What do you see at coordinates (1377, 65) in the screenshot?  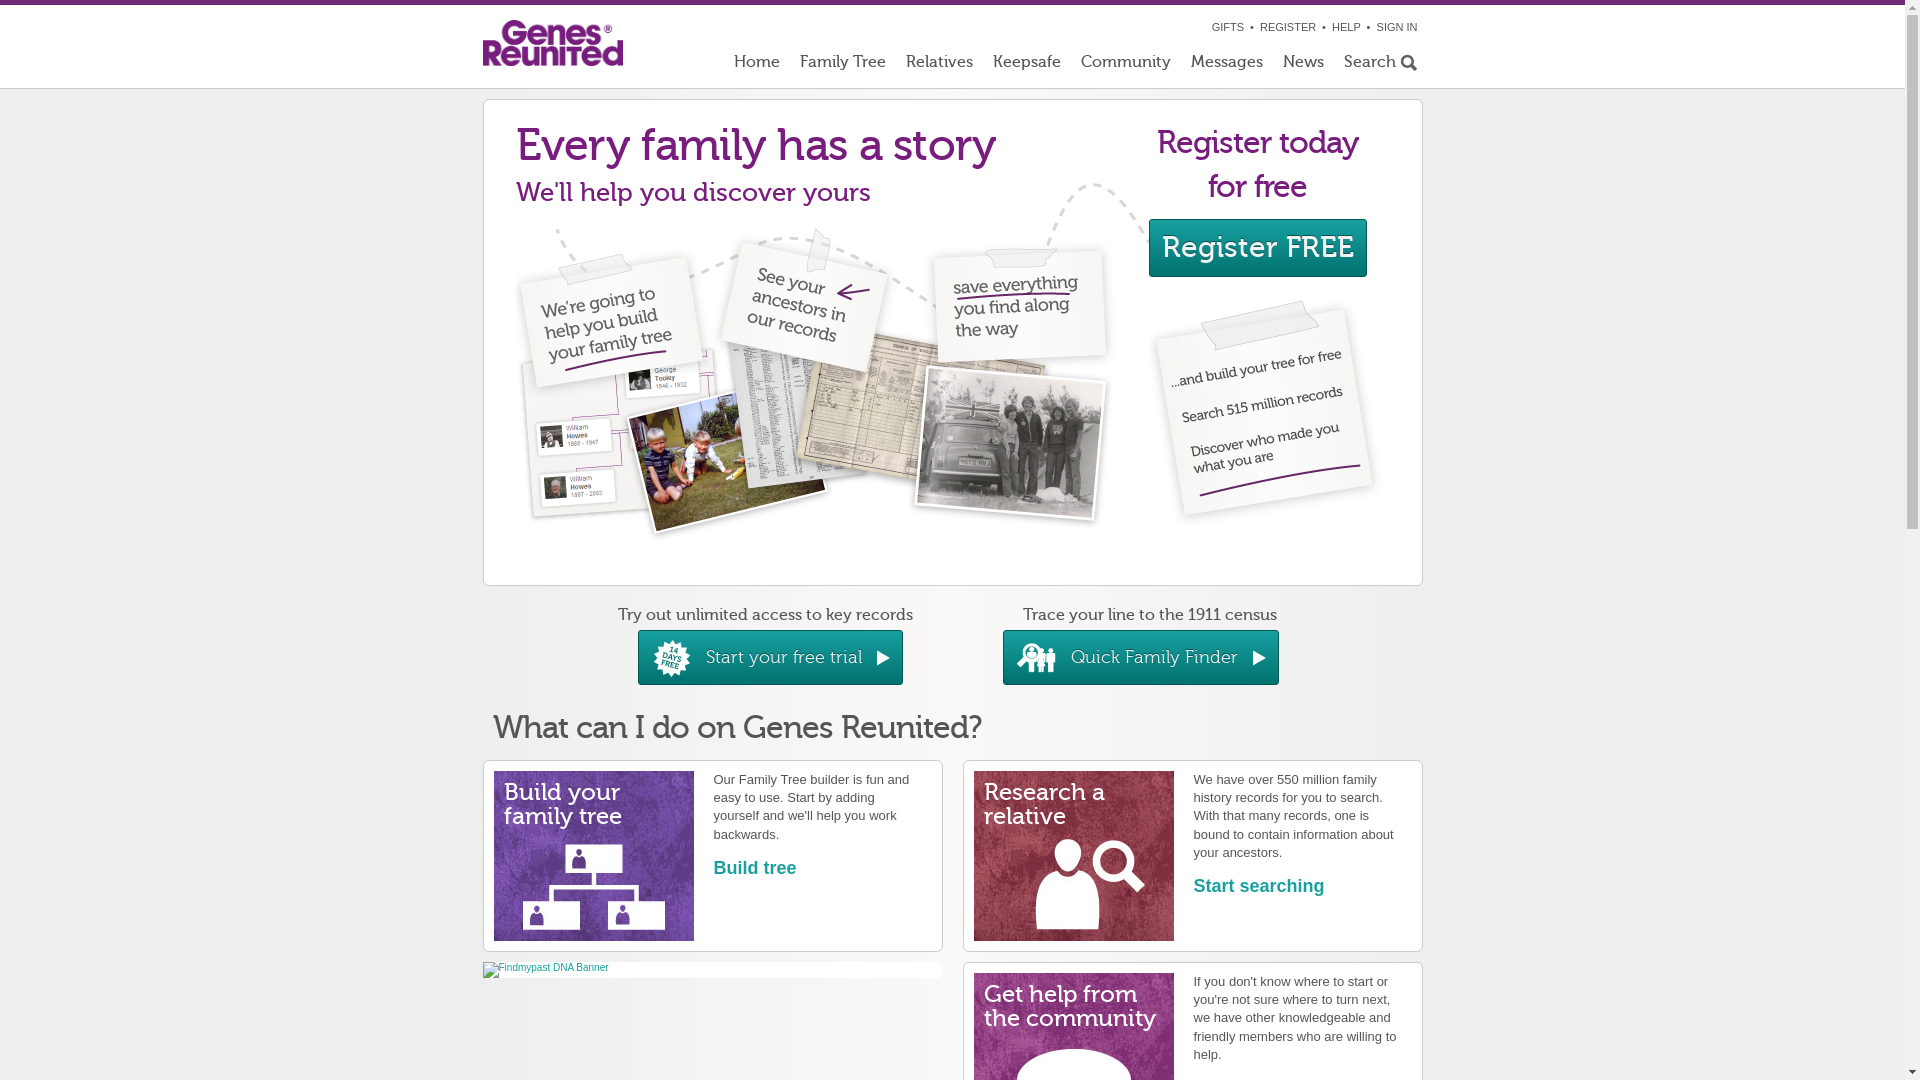 I see `'Search'` at bounding box center [1377, 65].